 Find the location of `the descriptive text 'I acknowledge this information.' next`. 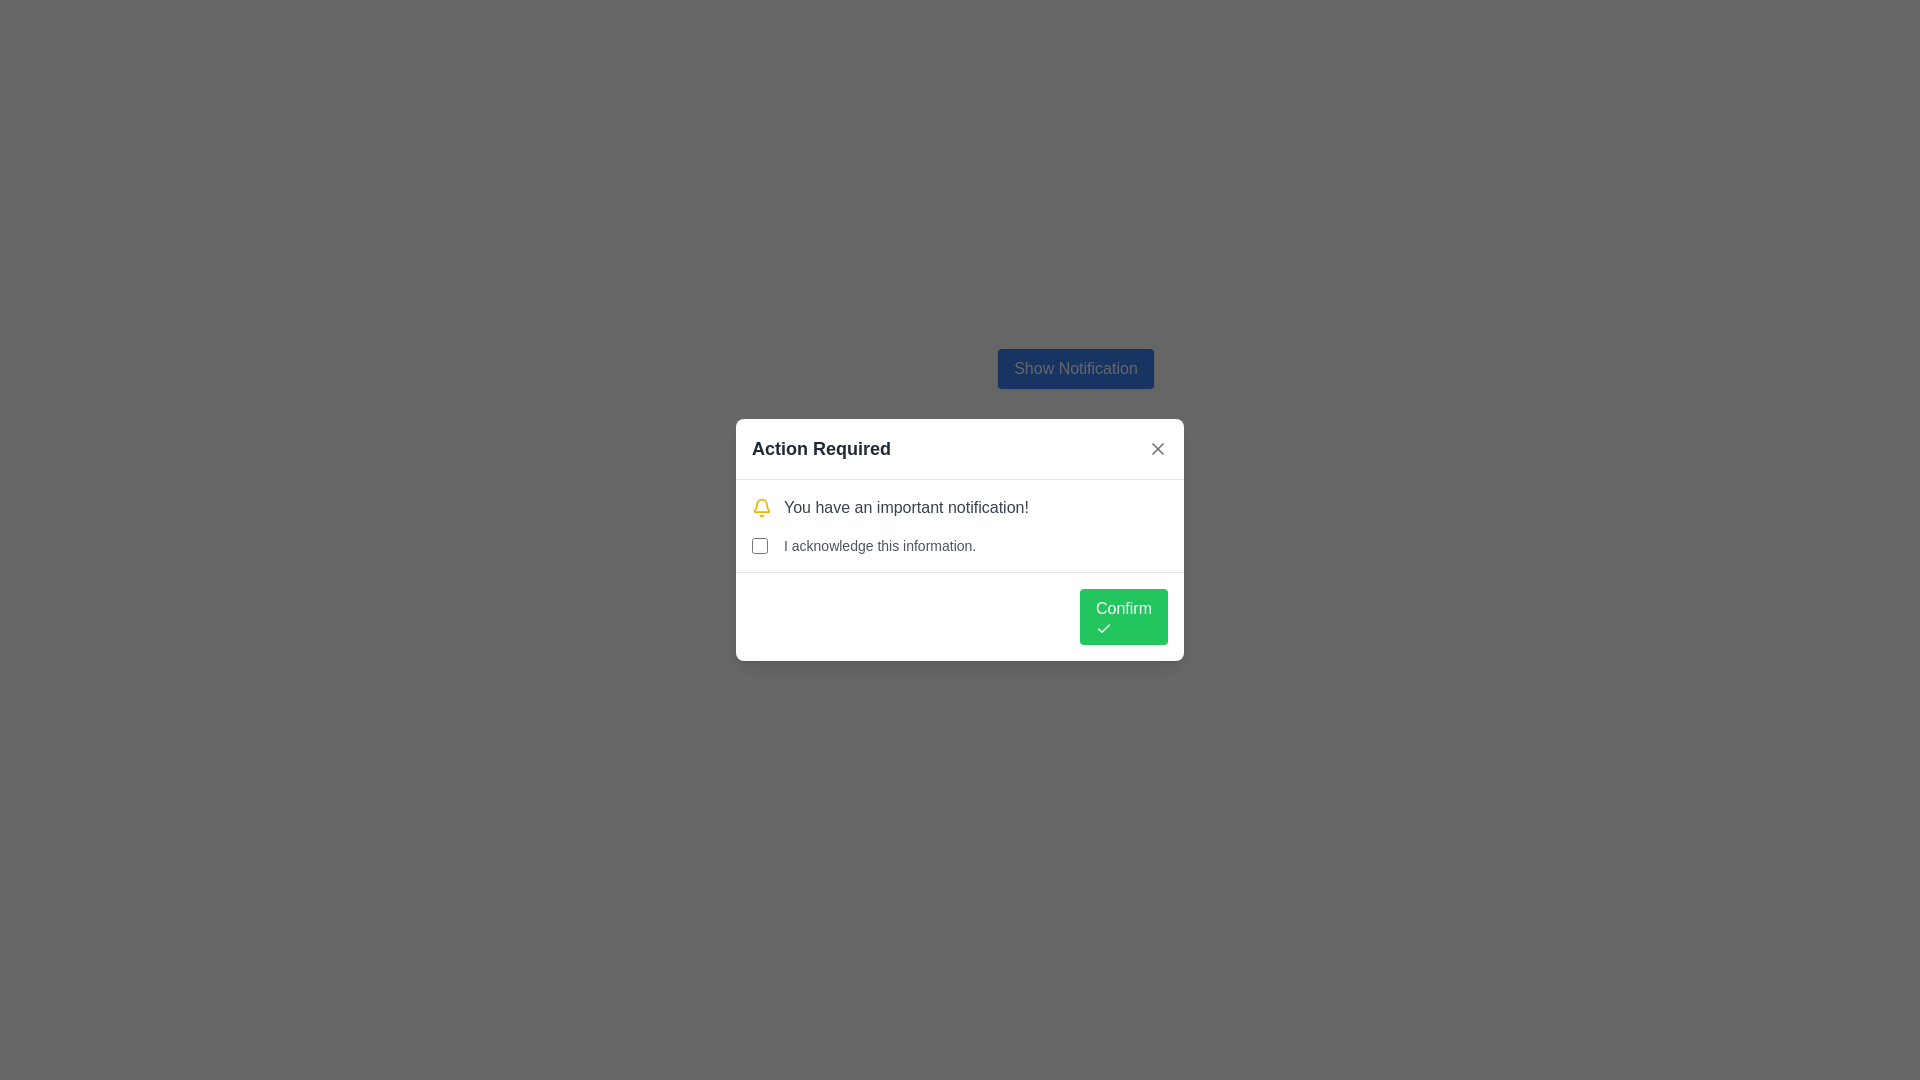

the descriptive text 'I acknowledge this information.' next is located at coordinates (960, 546).